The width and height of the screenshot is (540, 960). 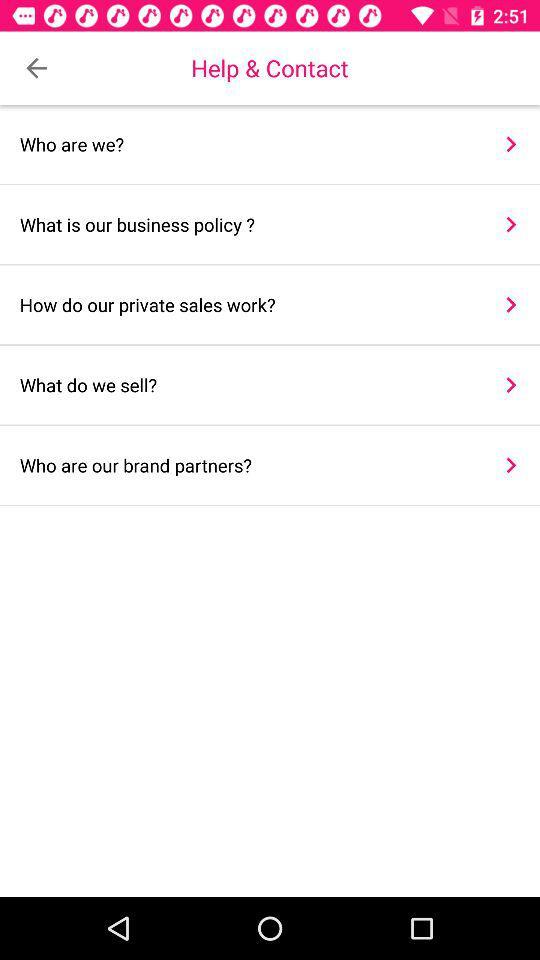 What do you see at coordinates (511, 304) in the screenshot?
I see `the icon to the right of the how do our icon` at bounding box center [511, 304].